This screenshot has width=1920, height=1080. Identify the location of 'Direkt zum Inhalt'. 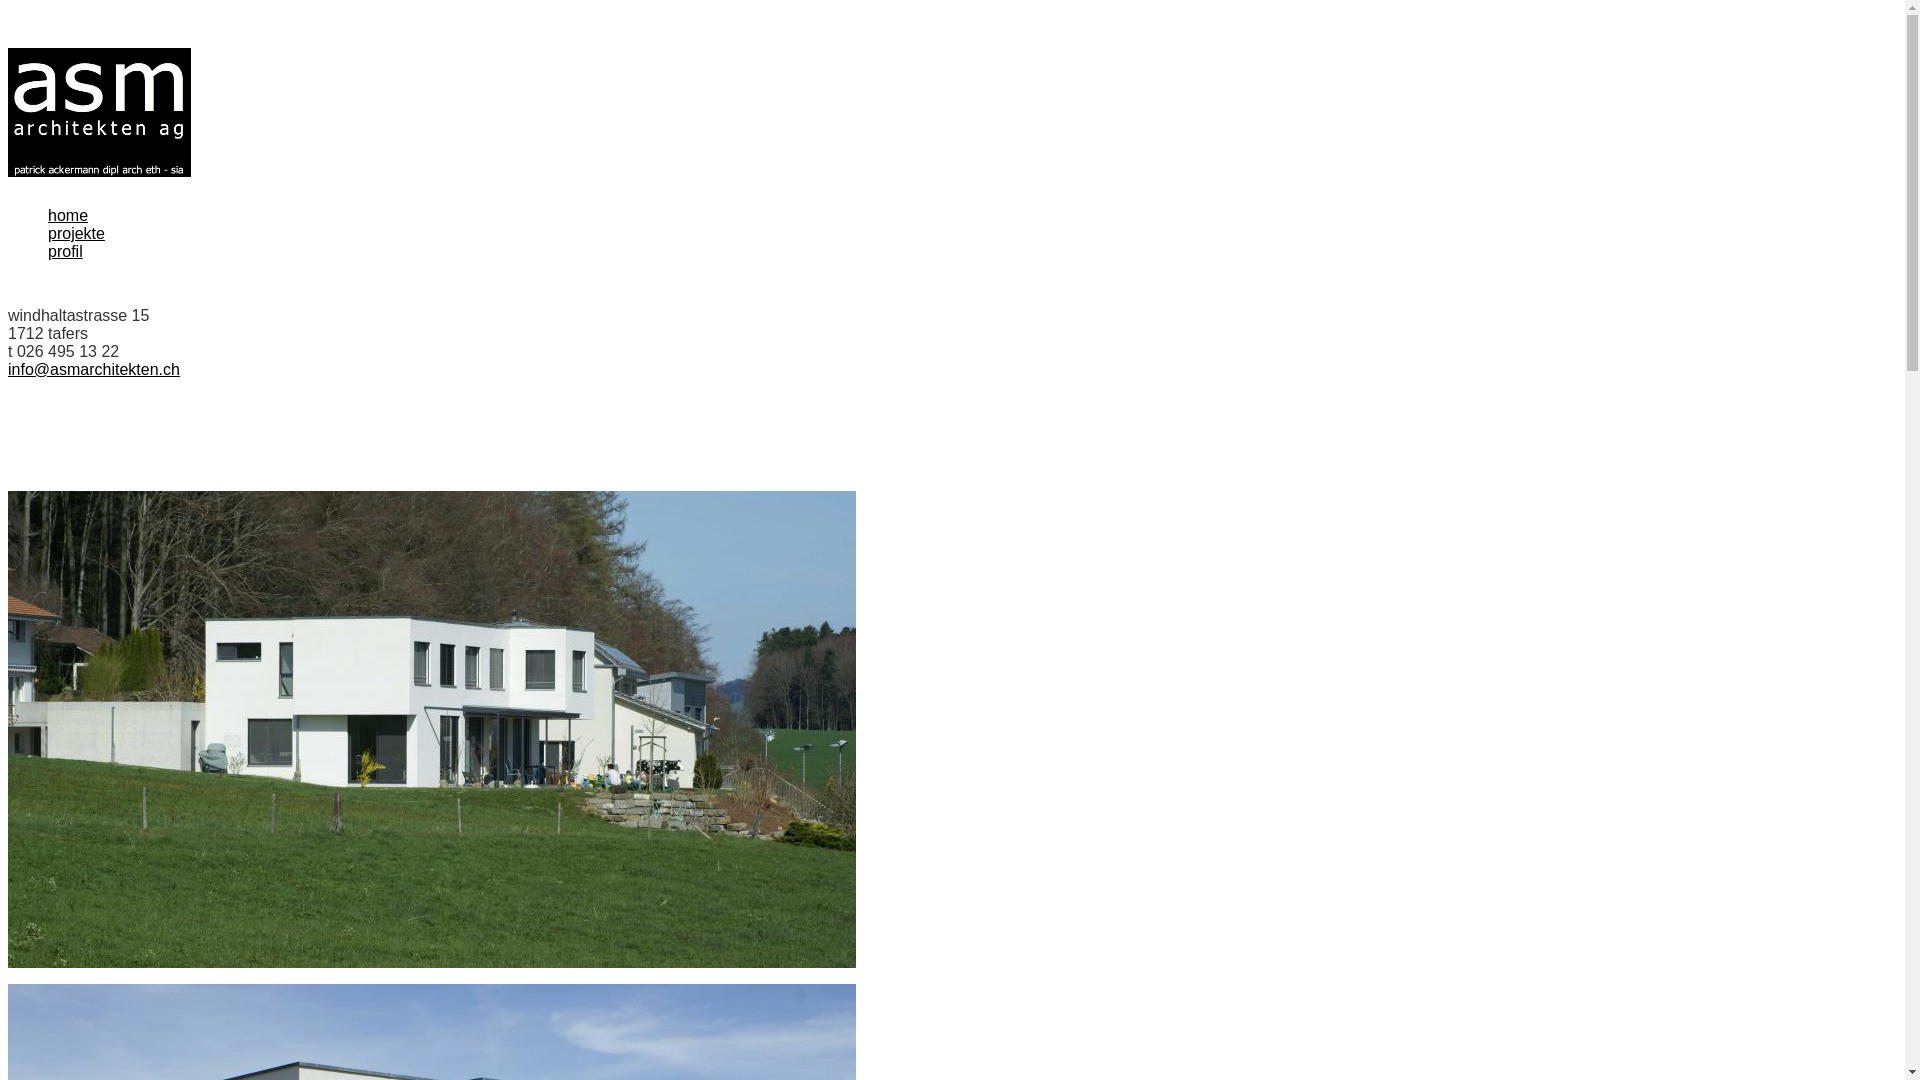
(8, 47).